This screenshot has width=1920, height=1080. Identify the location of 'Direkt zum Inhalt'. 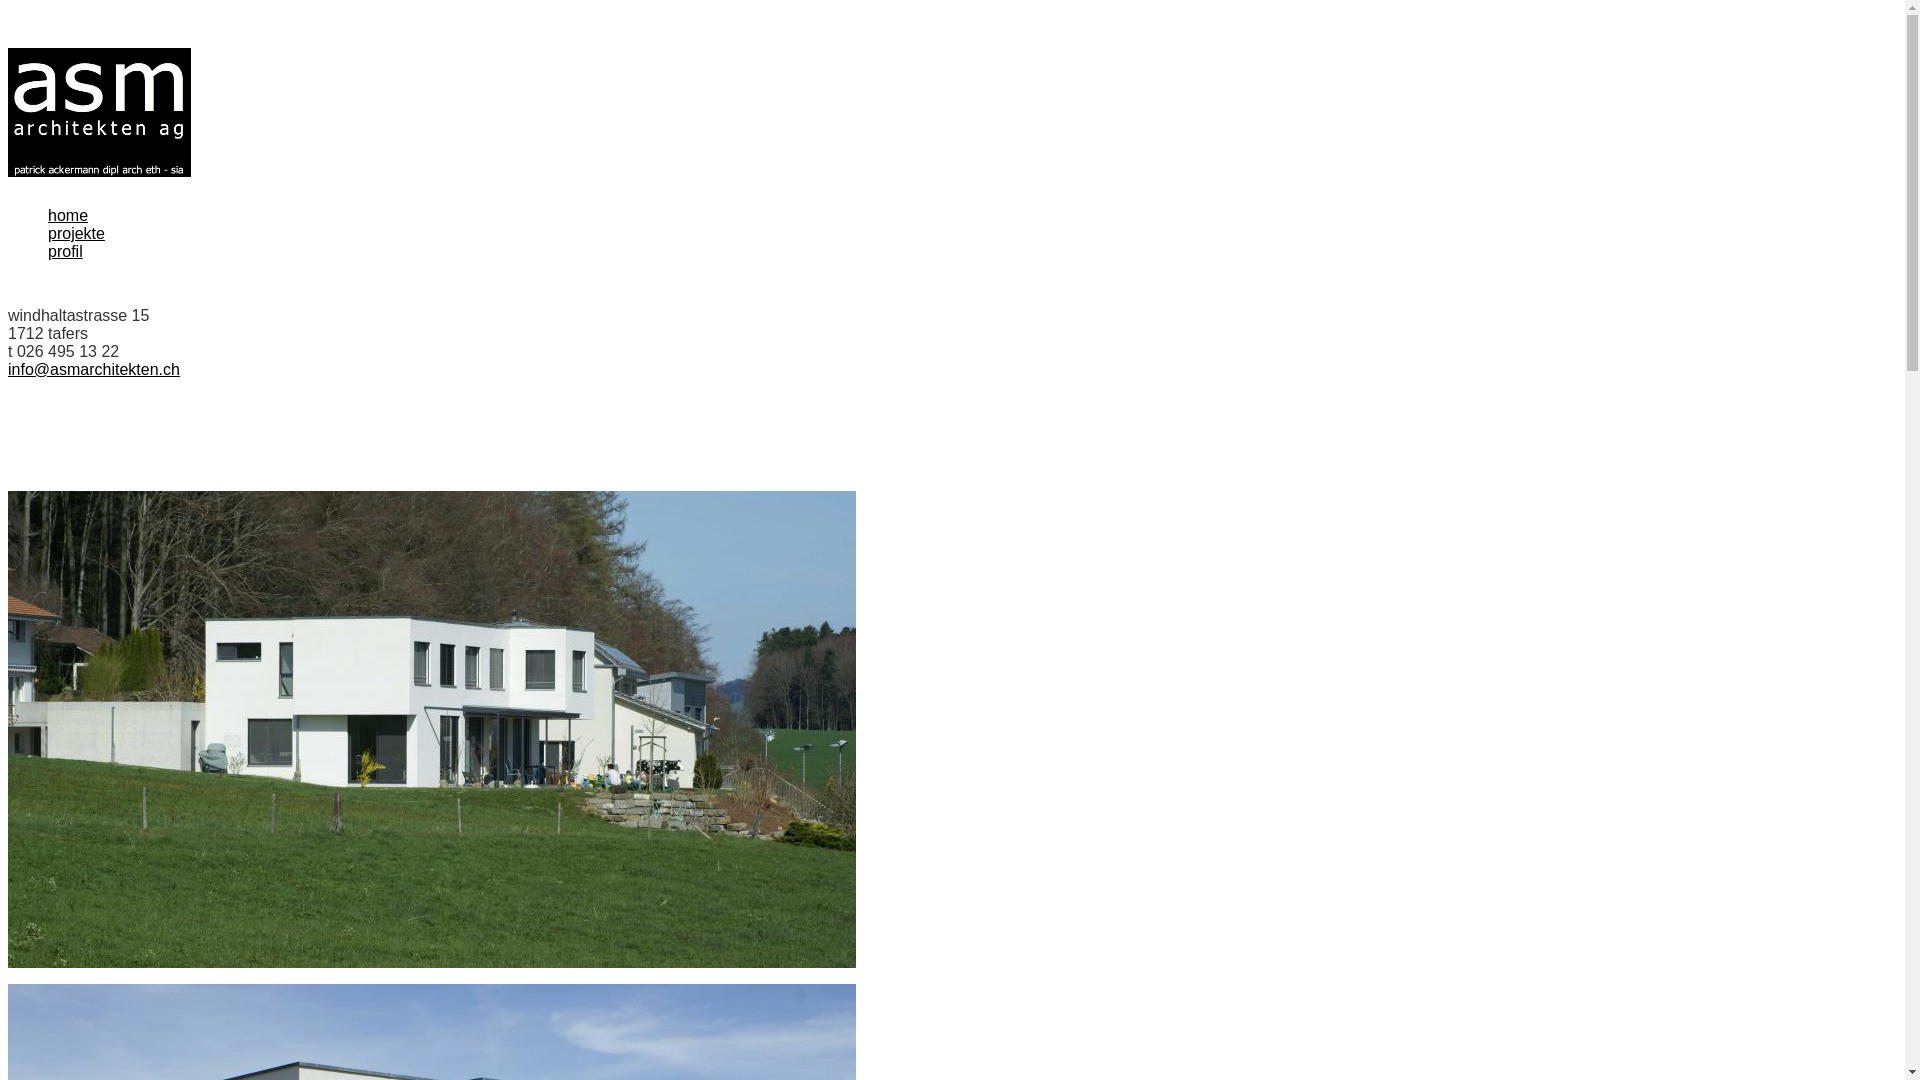
(8, 47).